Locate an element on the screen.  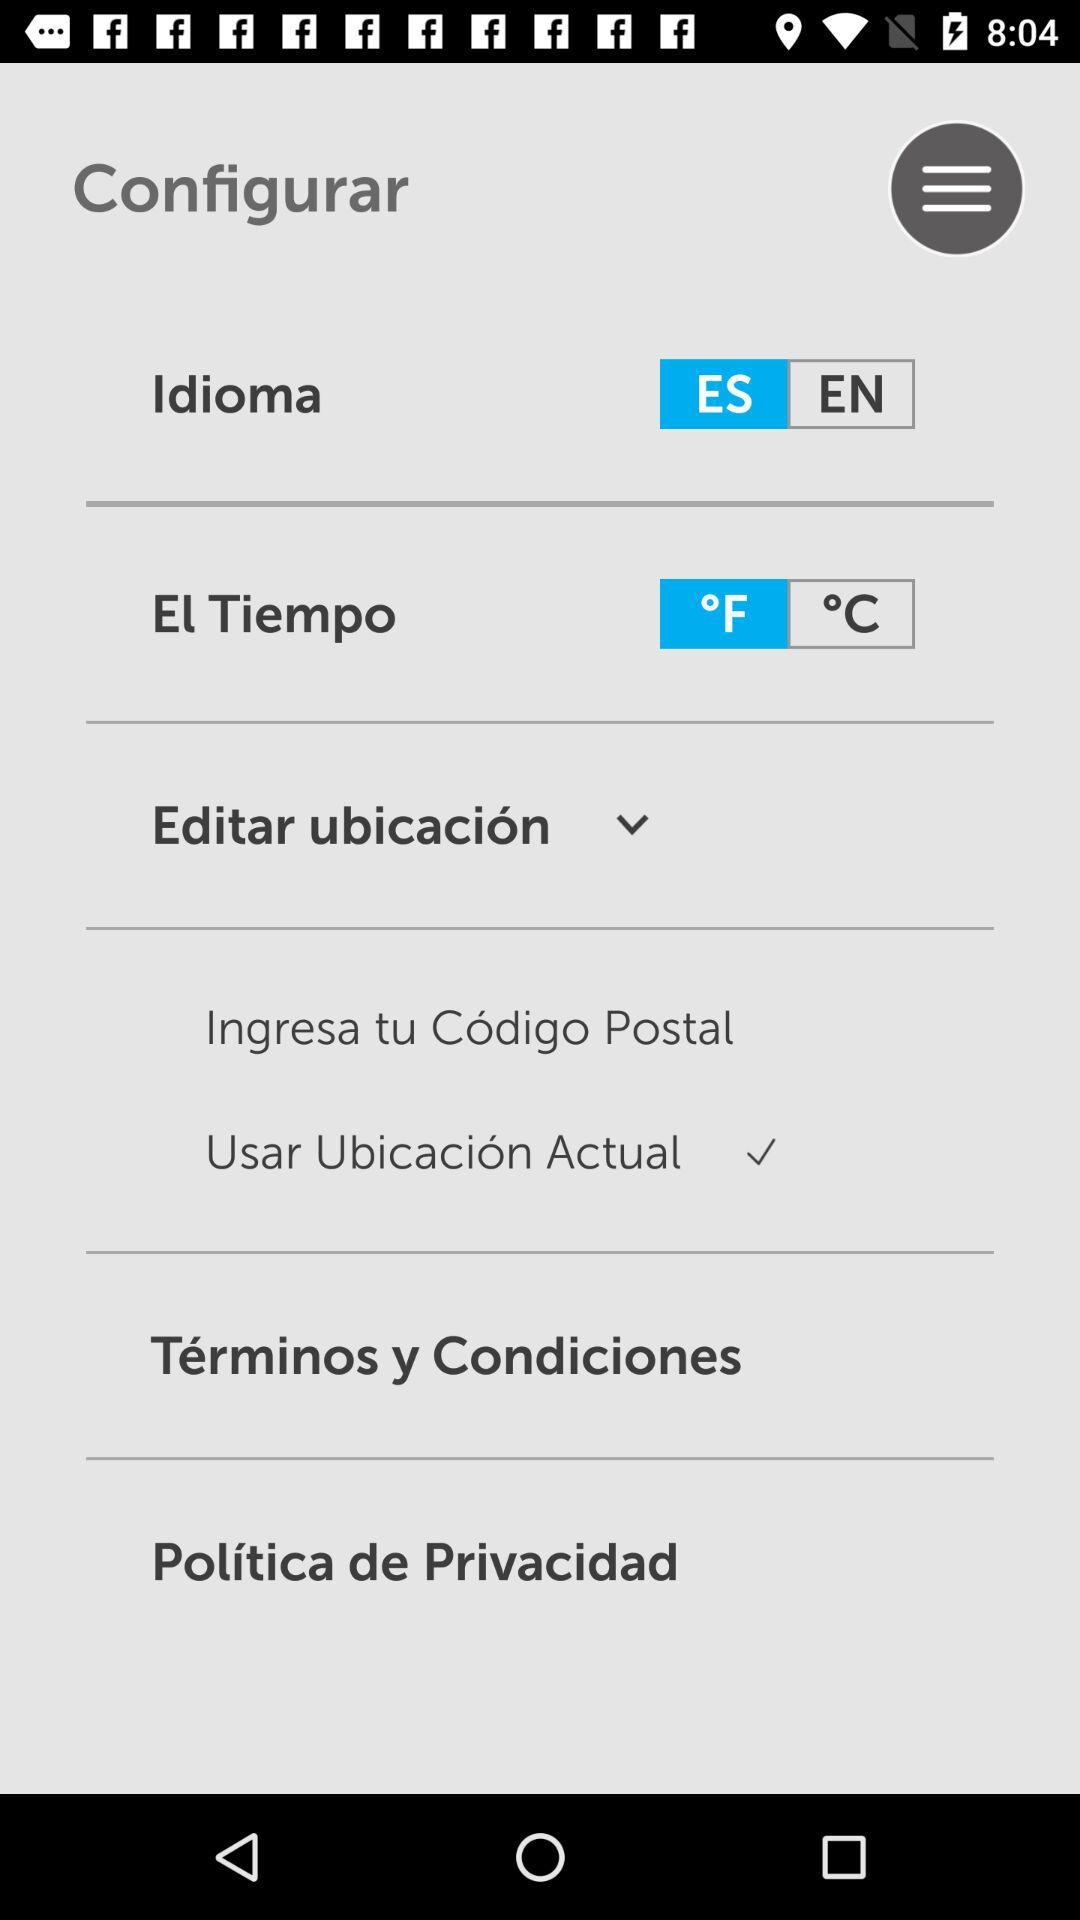
politica de privacidad is located at coordinates (540, 1560).